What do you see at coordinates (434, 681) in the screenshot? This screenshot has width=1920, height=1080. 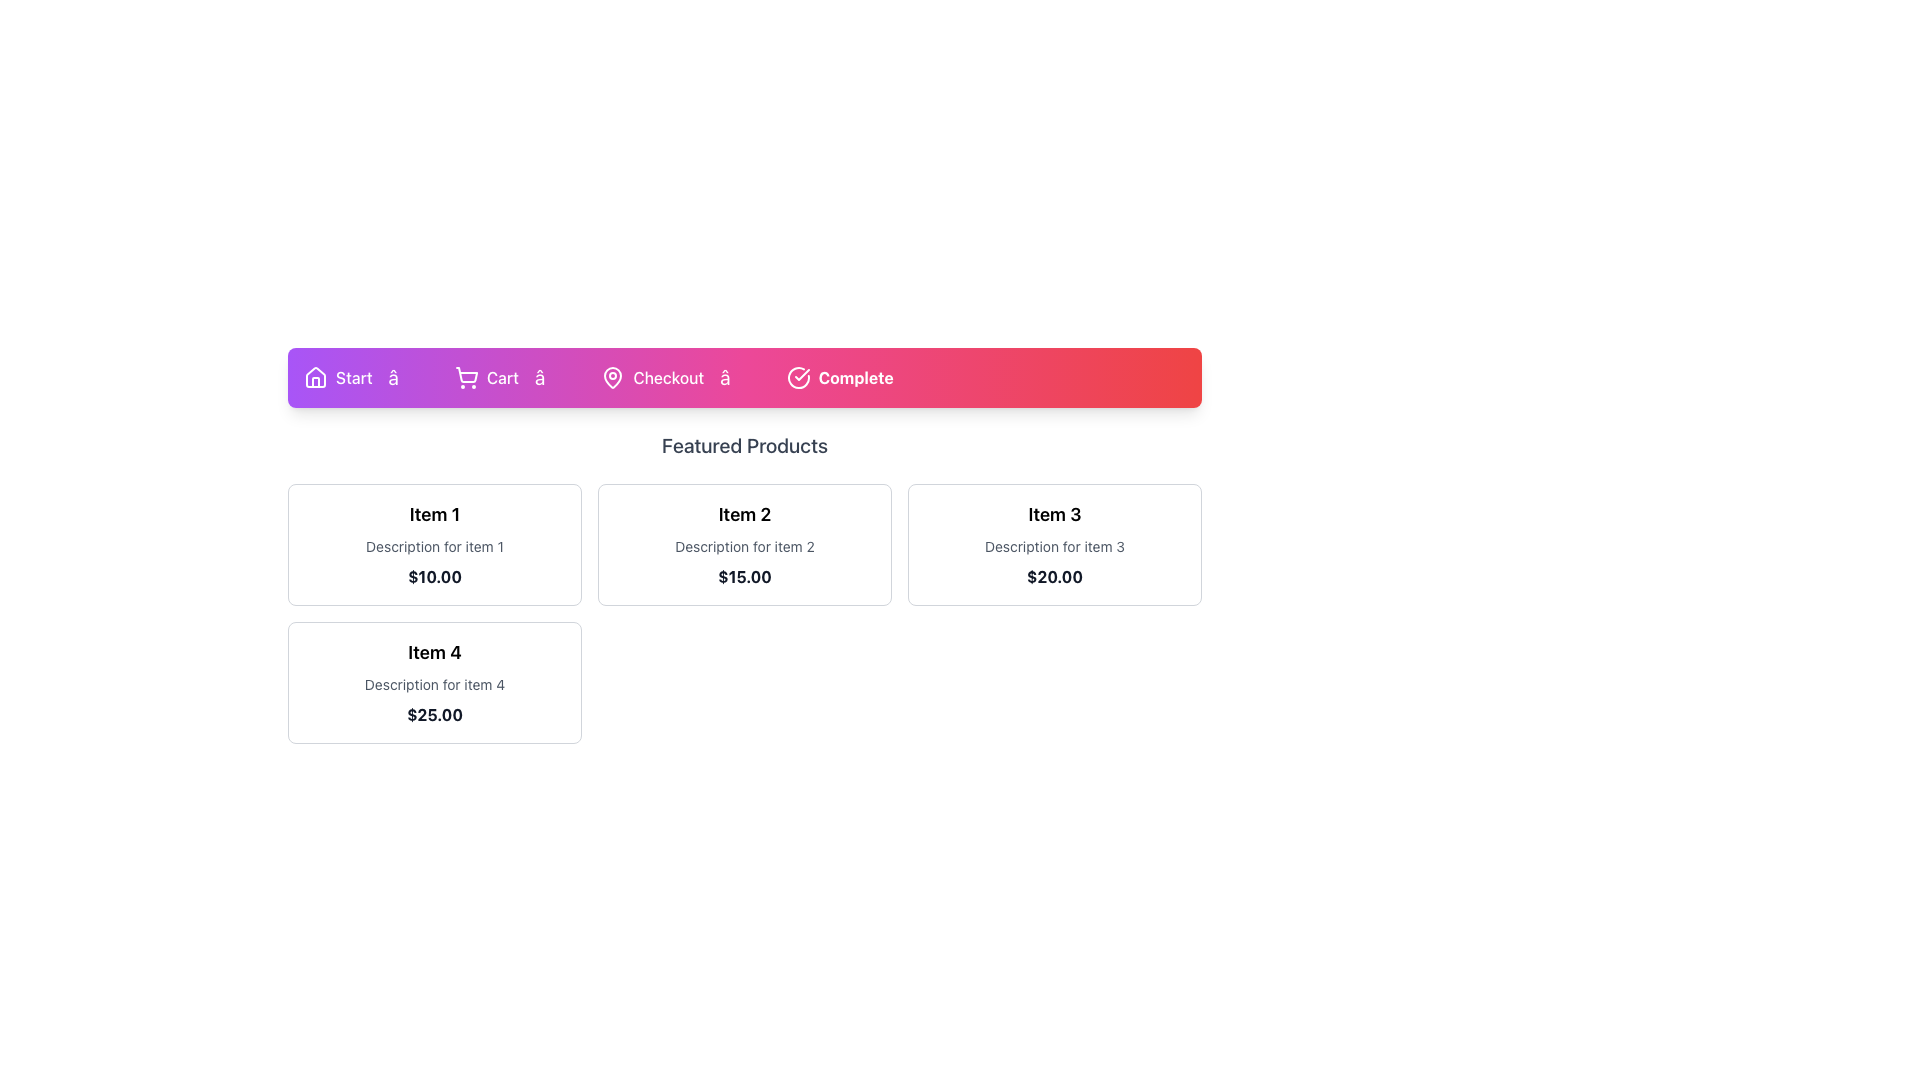 I see `the product details card located in the bottom-left corner of the grid, which is the fourth card below the 'Featured Products' navigation bar` at bounding box center [434, 681].